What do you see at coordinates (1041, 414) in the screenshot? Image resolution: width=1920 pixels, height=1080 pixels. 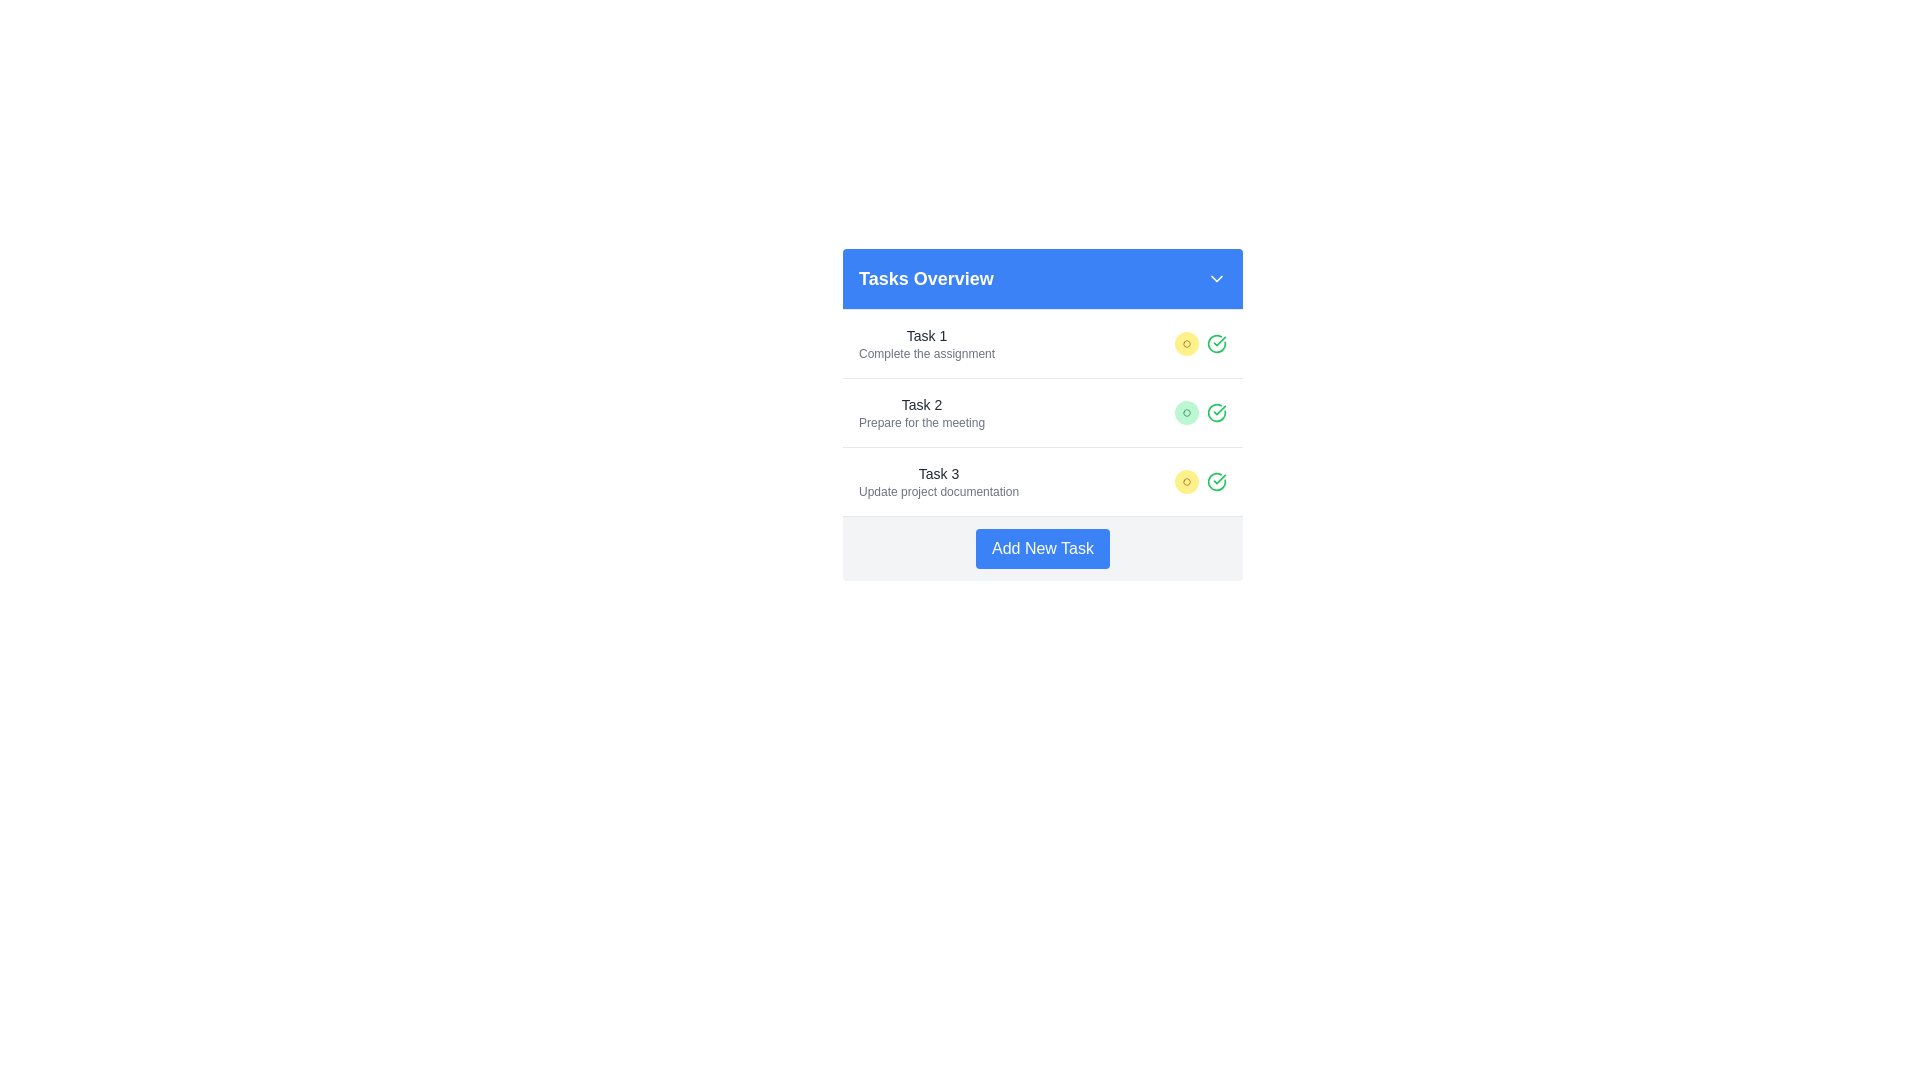 I see `the task entry component for 'Task 2'` at bounding box center [1041, 414].